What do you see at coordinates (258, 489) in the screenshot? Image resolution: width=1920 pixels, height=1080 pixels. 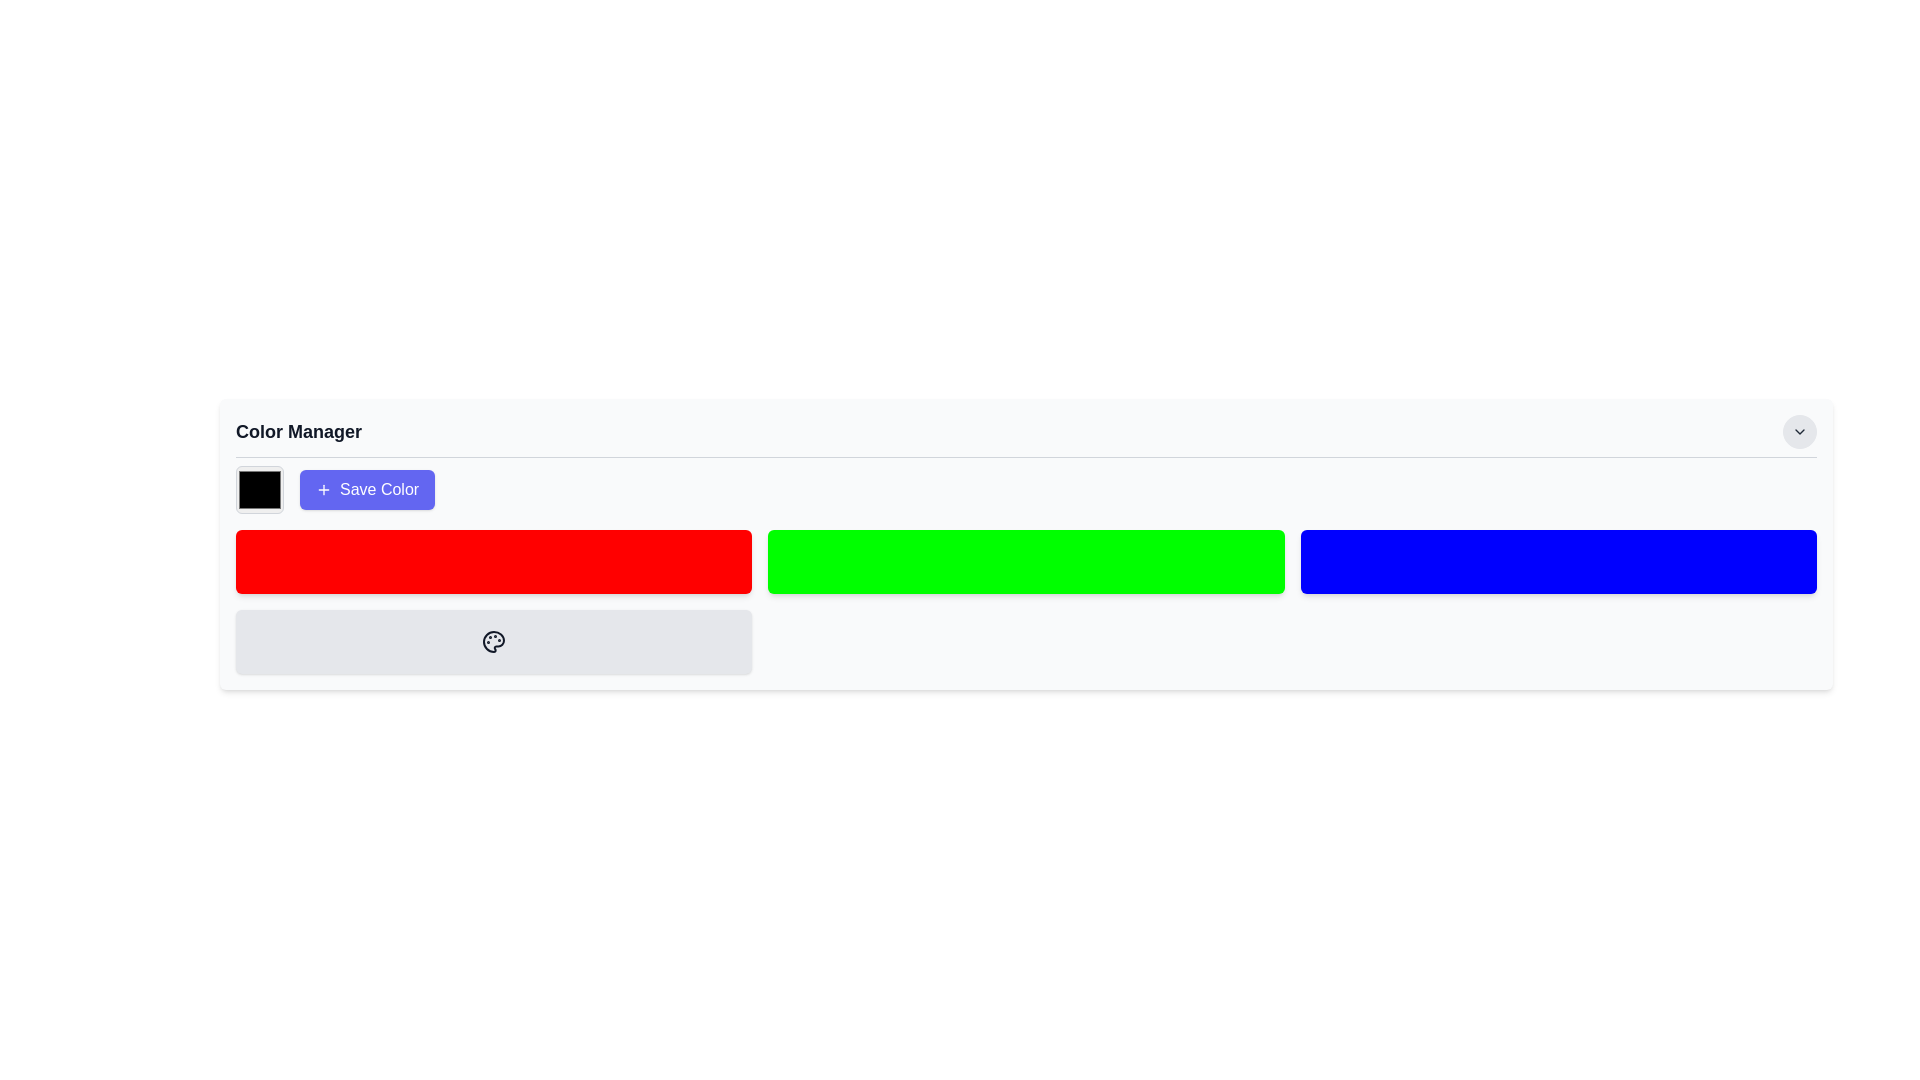 I see `the square-shaped color picker input field with a black background and gray rounded border` at bounding box center [258, 489].